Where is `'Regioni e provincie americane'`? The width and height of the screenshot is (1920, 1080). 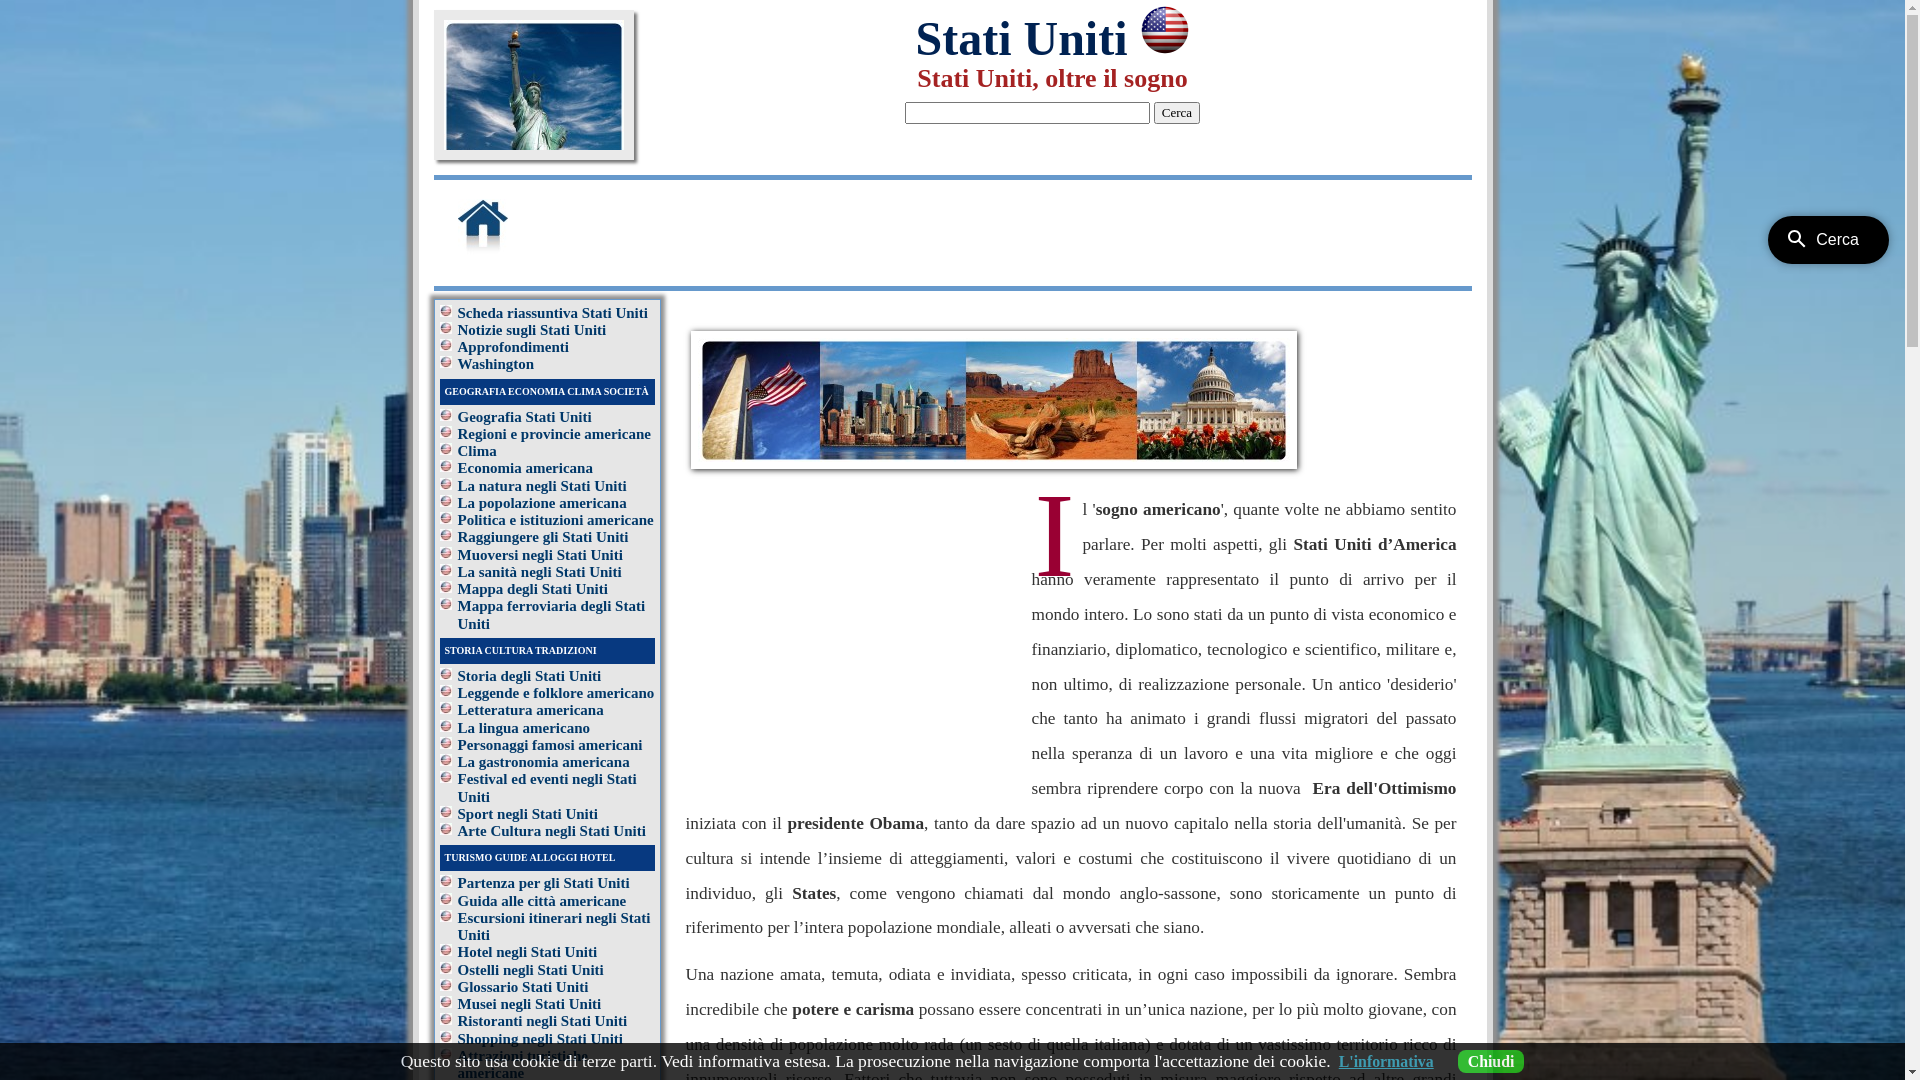 'Regioni e provincie americane' is located at coordinates (456, 433).